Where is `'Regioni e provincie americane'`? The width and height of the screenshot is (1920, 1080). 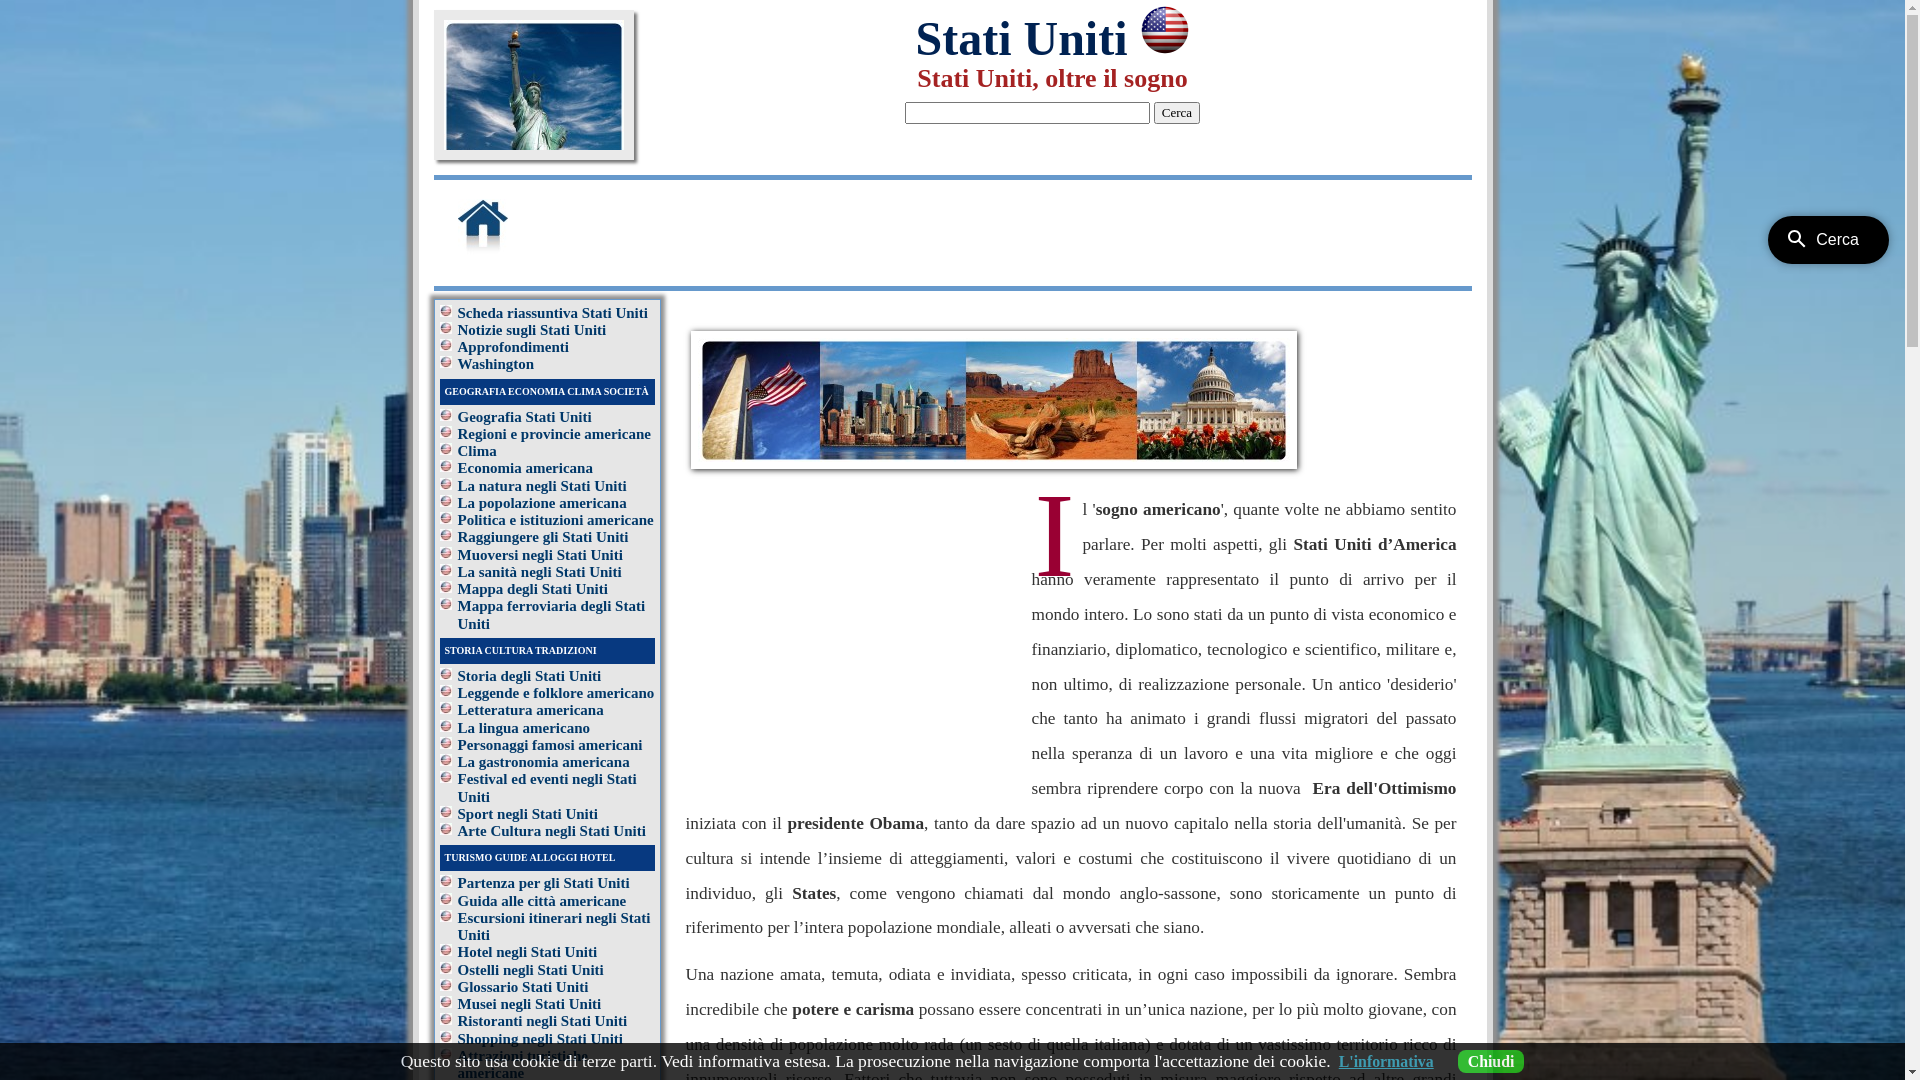 'Regioni e provincie americane' is located at coordinates (456, 433).